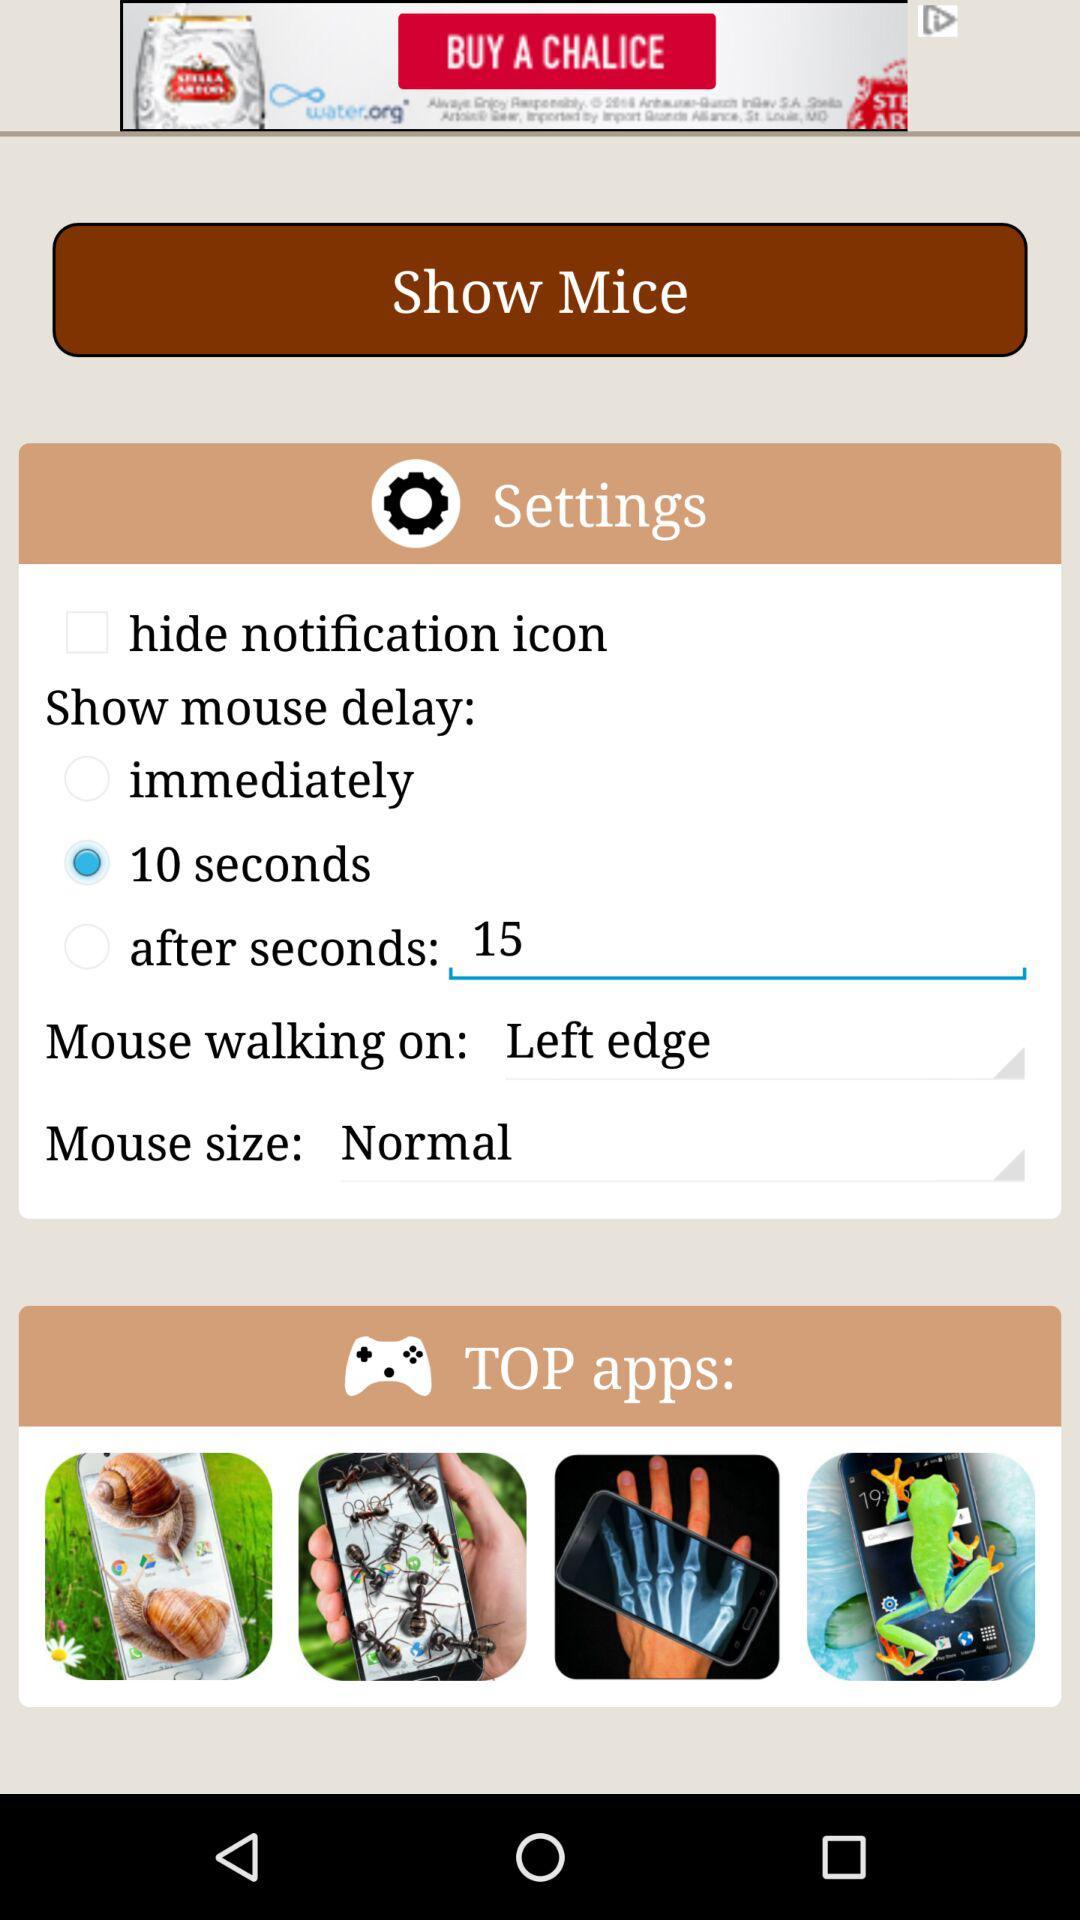  I want to click on mobile app, so click(666, 1565).